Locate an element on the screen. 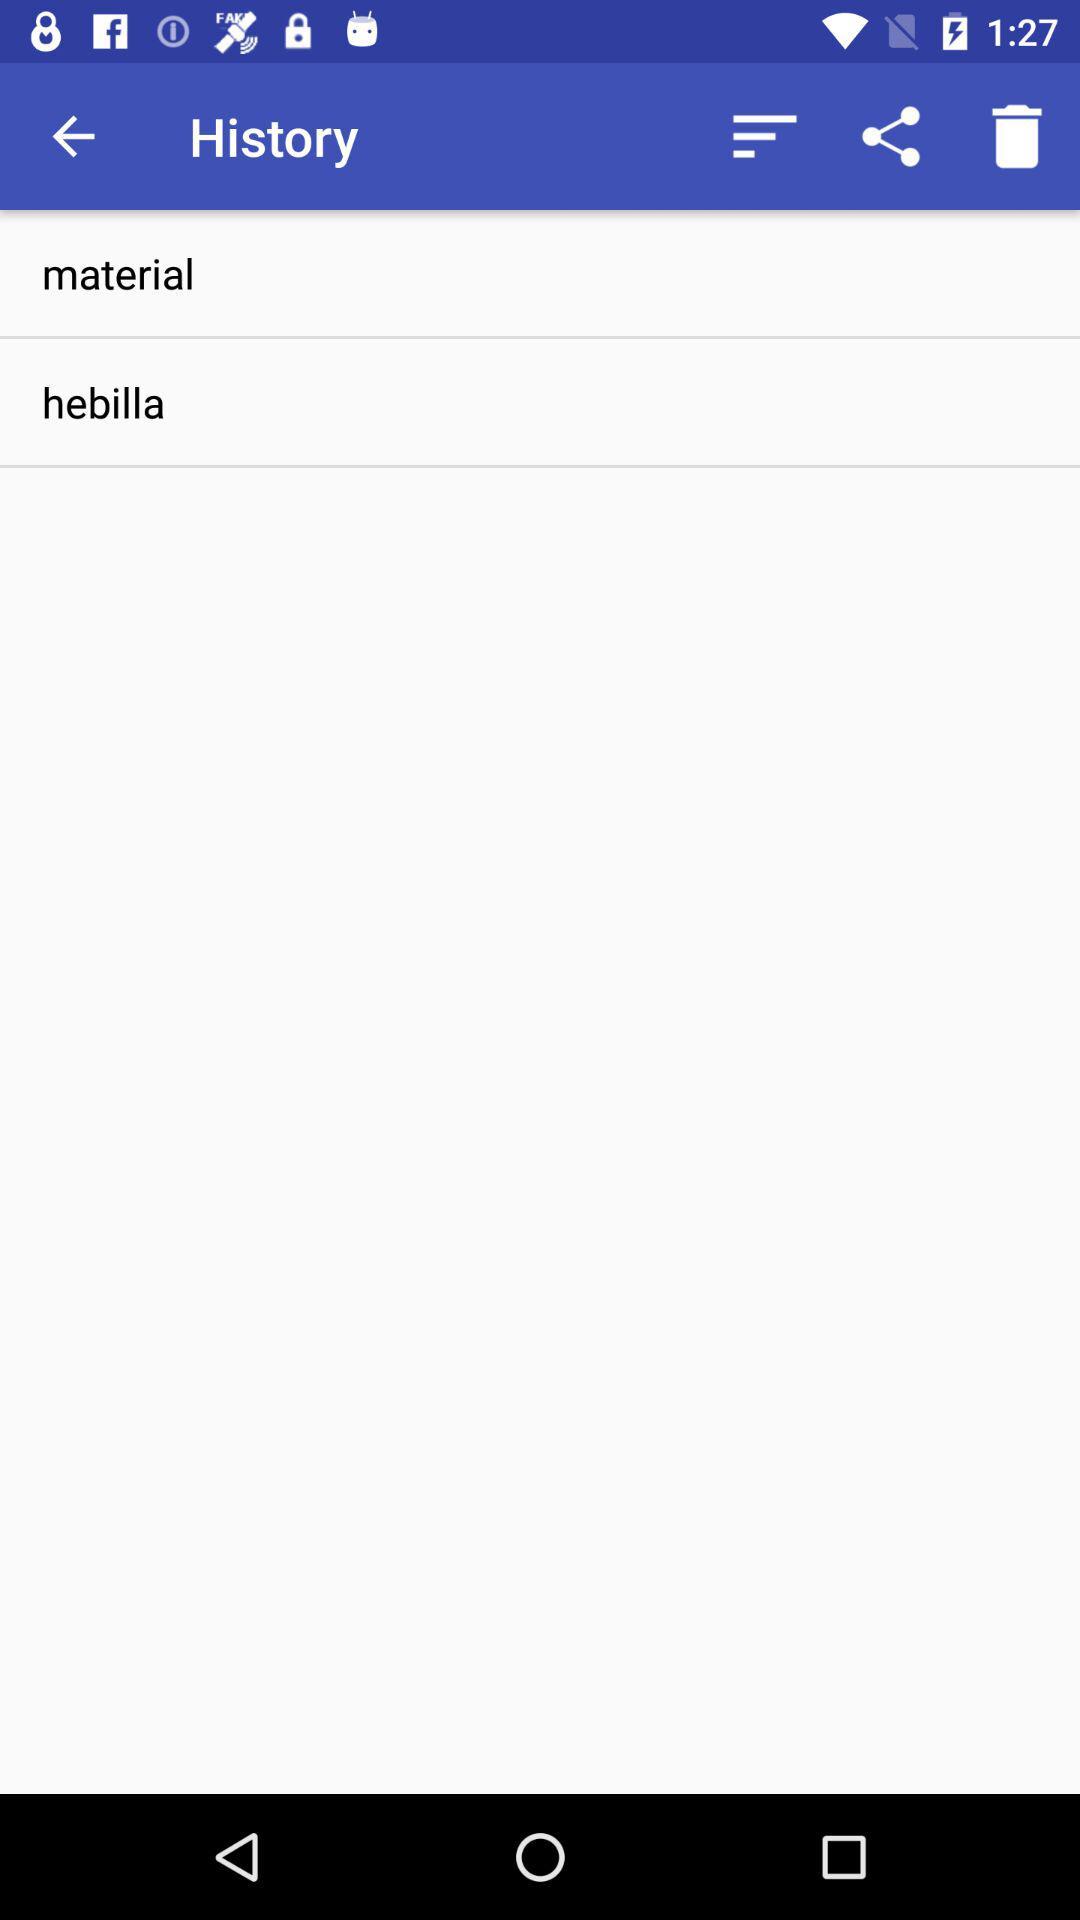 This screenshot has width=1080, height=1920. the icon to the right of the history is located at coordinates (764, 135).